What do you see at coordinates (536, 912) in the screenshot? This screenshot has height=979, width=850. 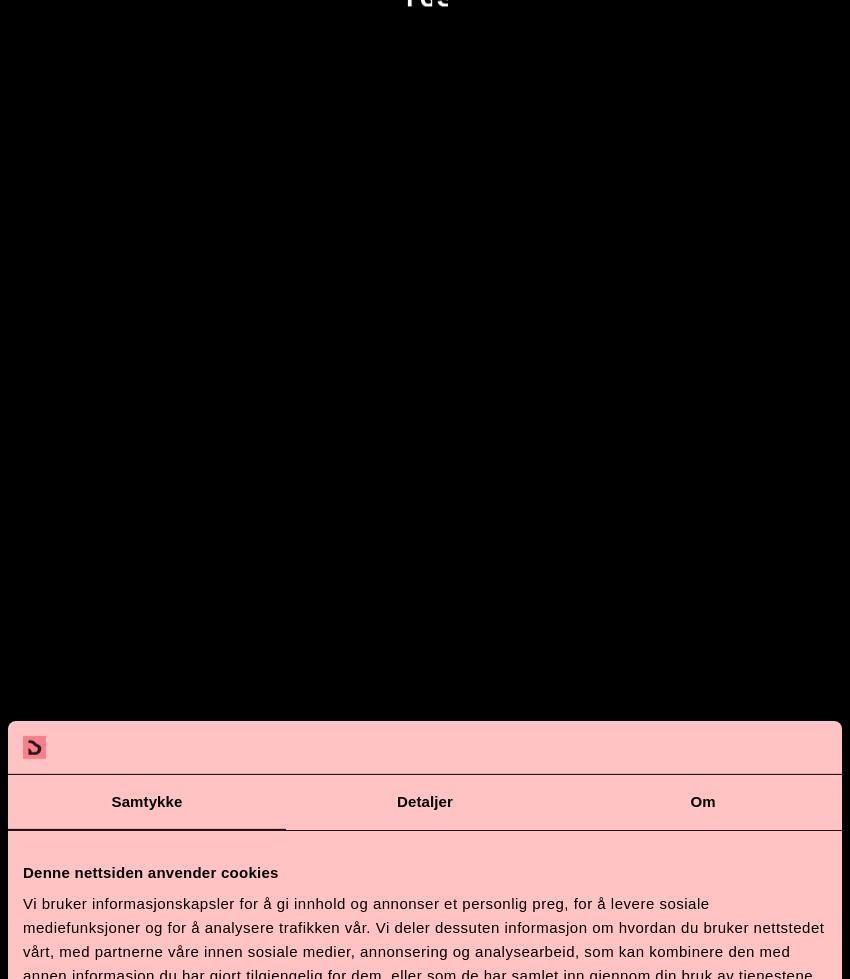 I see `'e'` at bounding box center [536, 912].